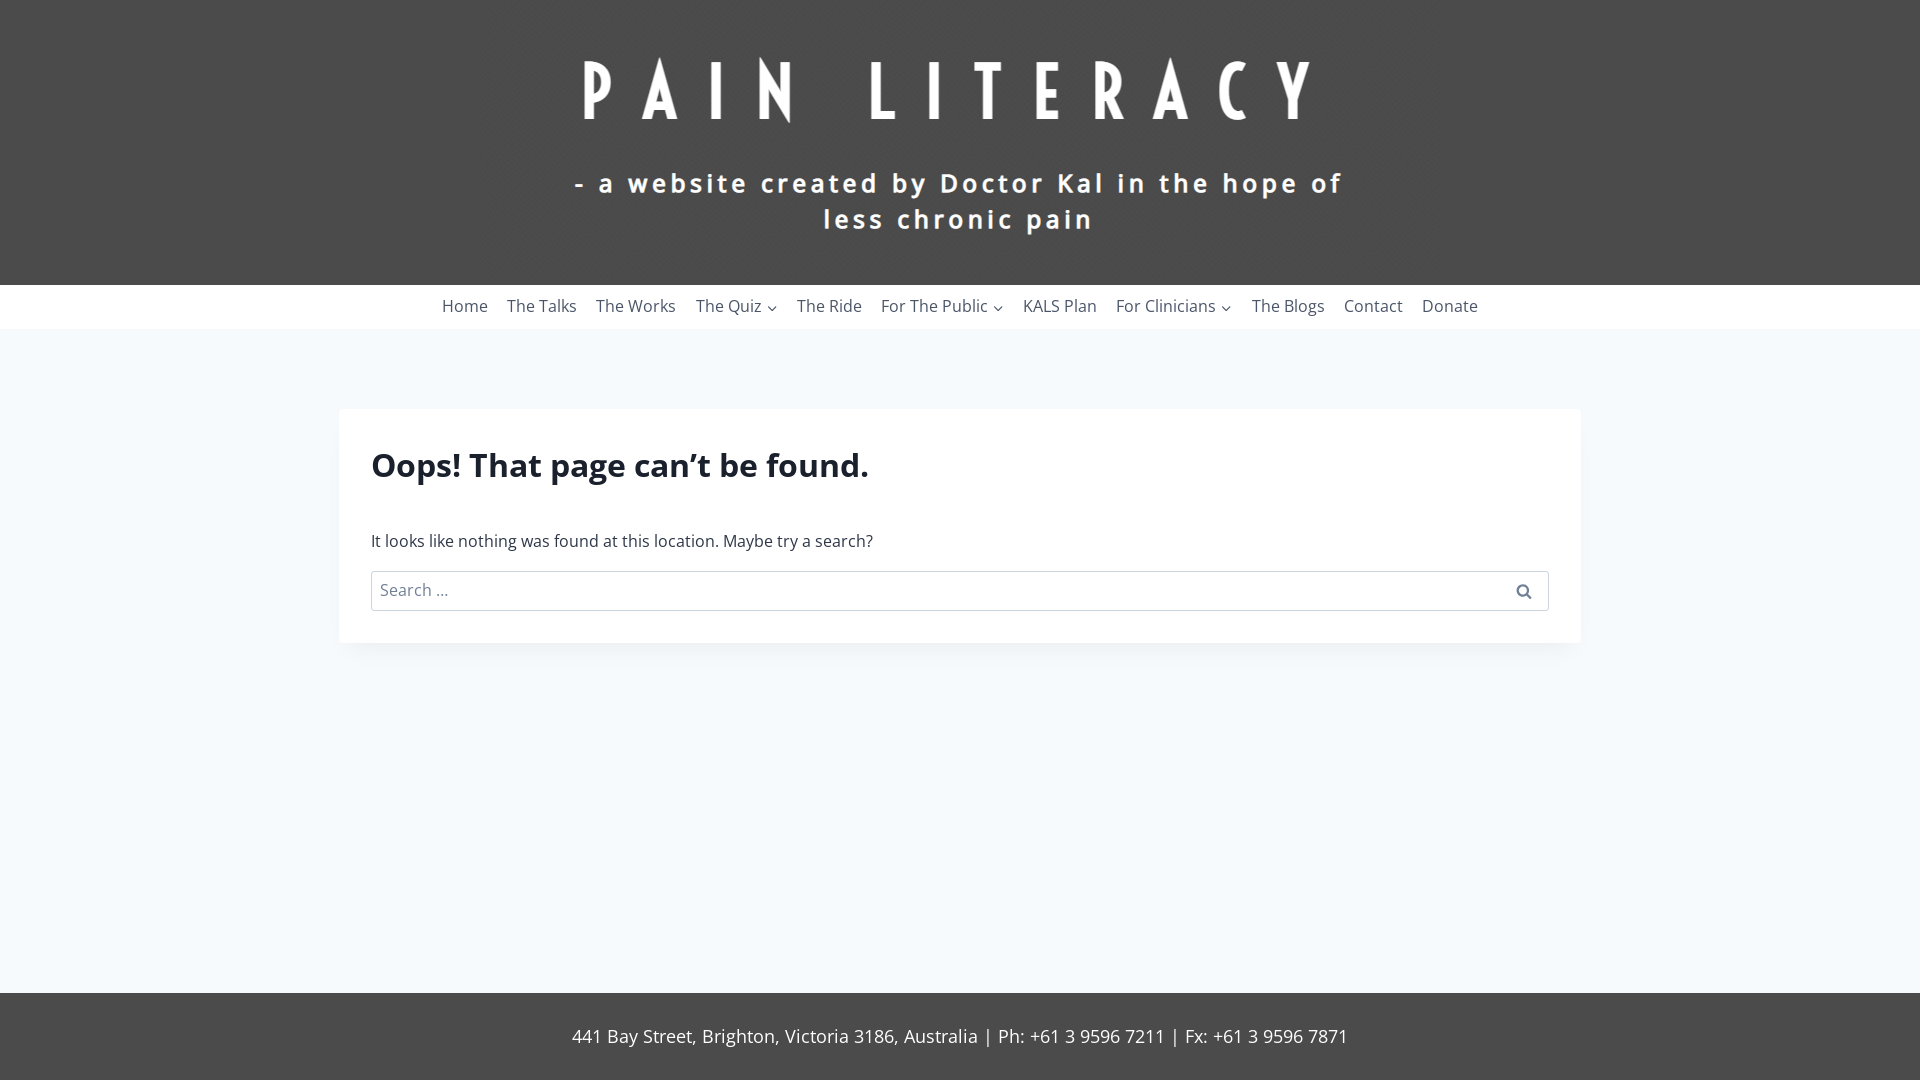 This screenshot has width=1920, height=1080. I want to click on 'For Clinicians', so click(1174, 307).